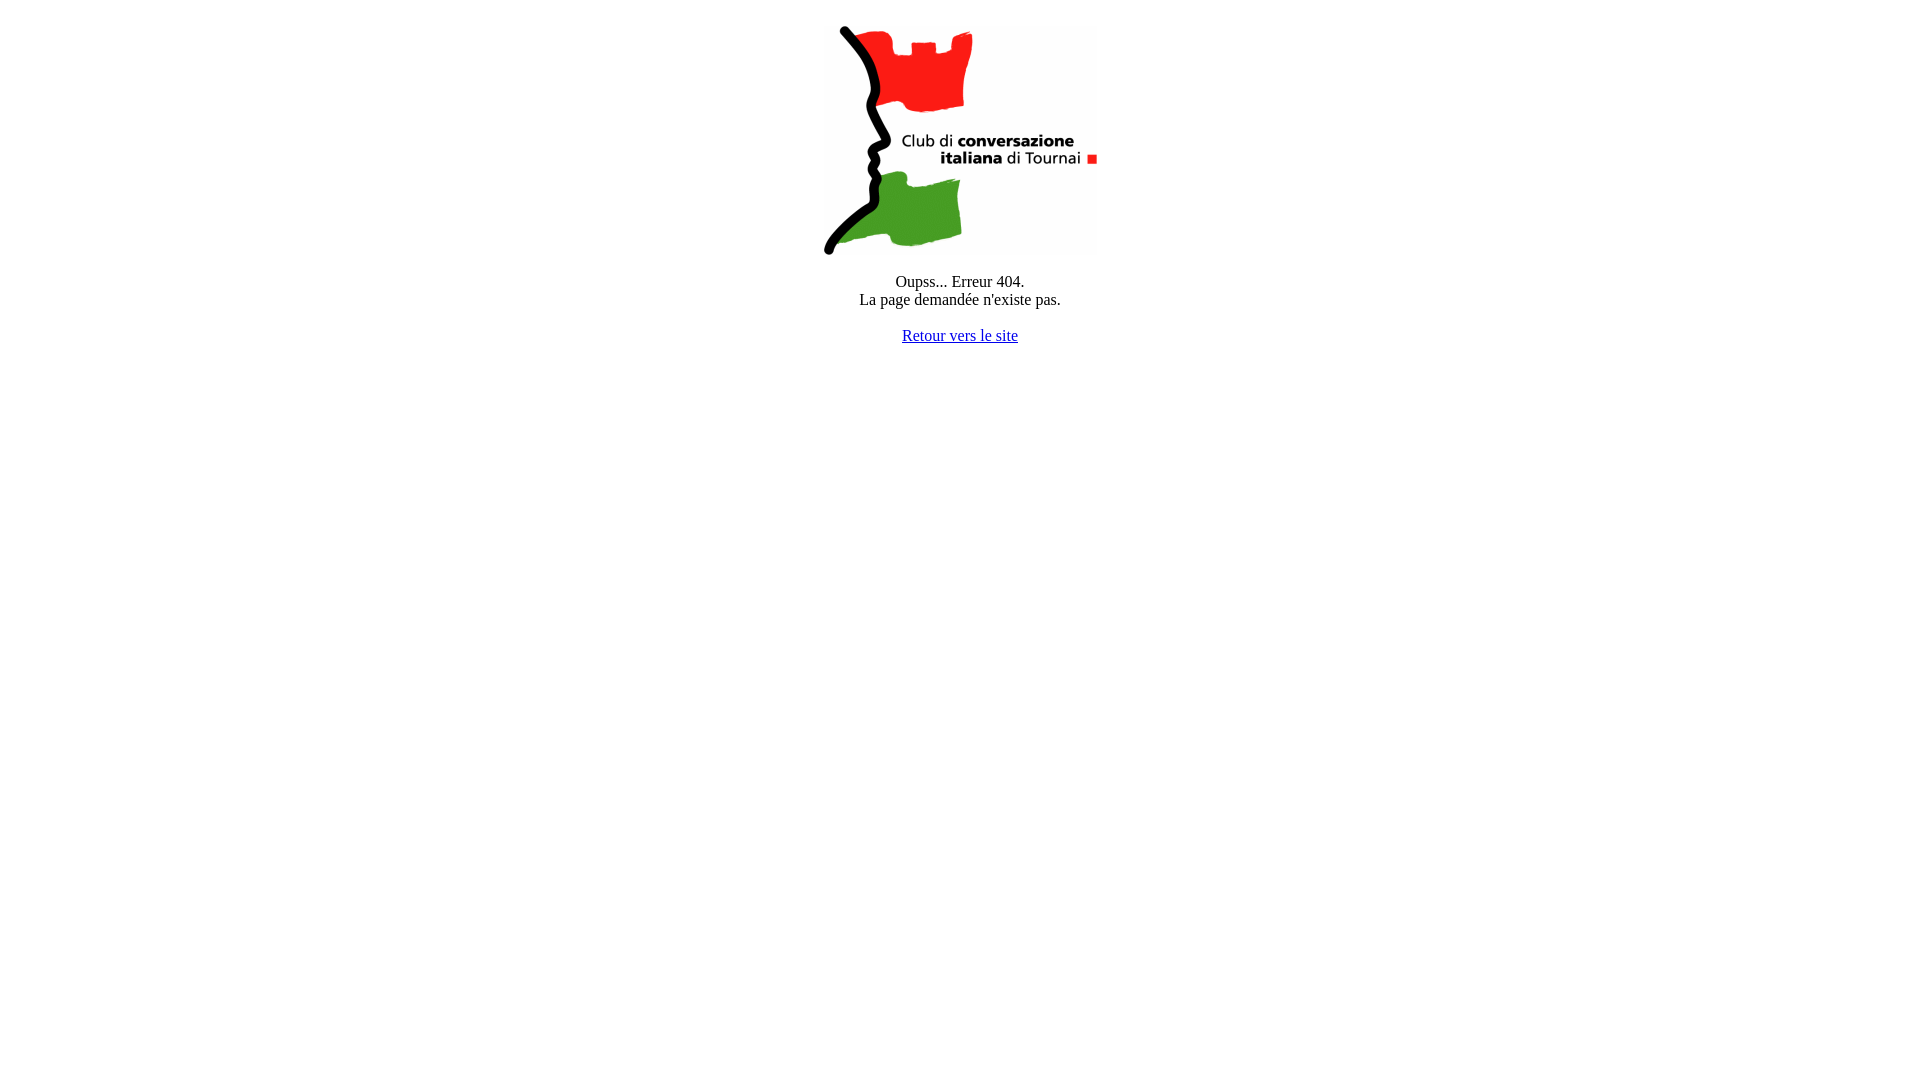  Describe the element at coordinates (960, 334) in the screenshot. I see `'Retour vers le site'` at that location.